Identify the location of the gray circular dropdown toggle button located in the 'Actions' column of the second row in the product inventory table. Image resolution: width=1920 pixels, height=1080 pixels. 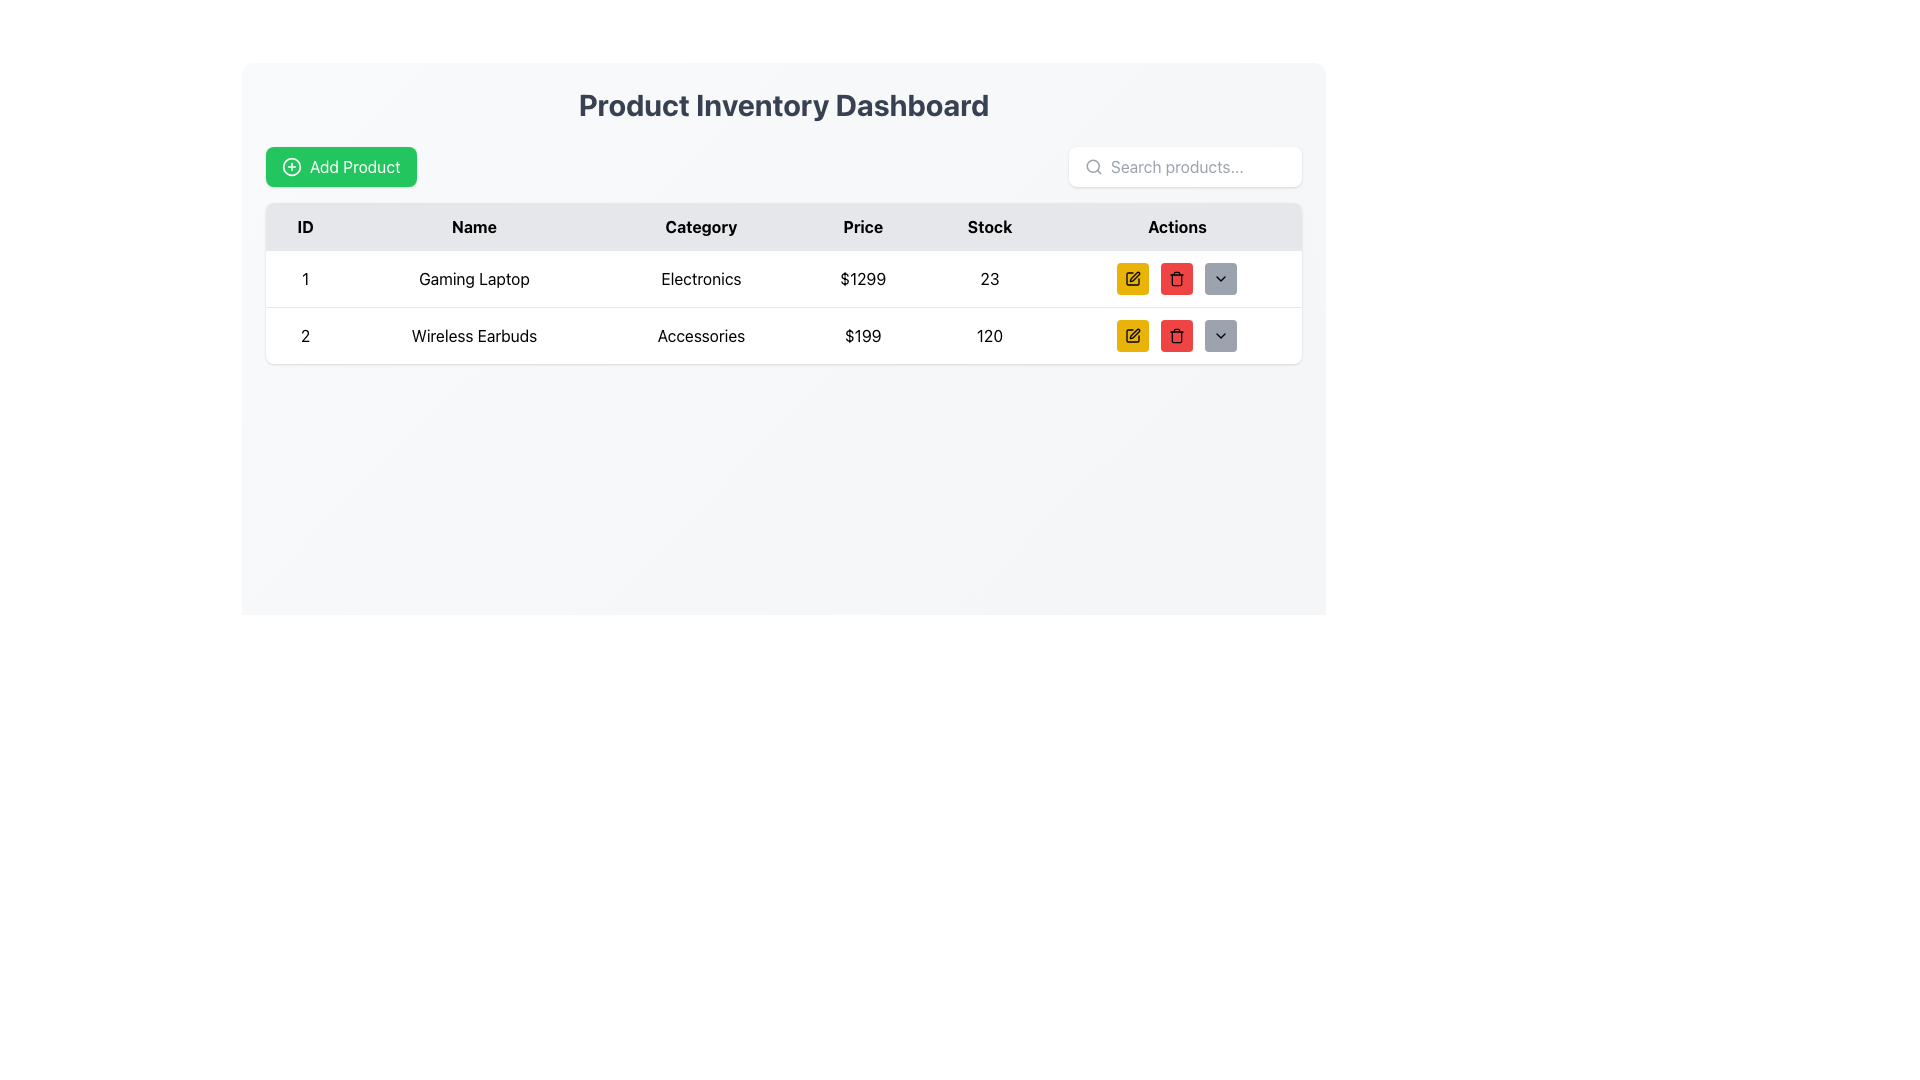
(1220, 278).